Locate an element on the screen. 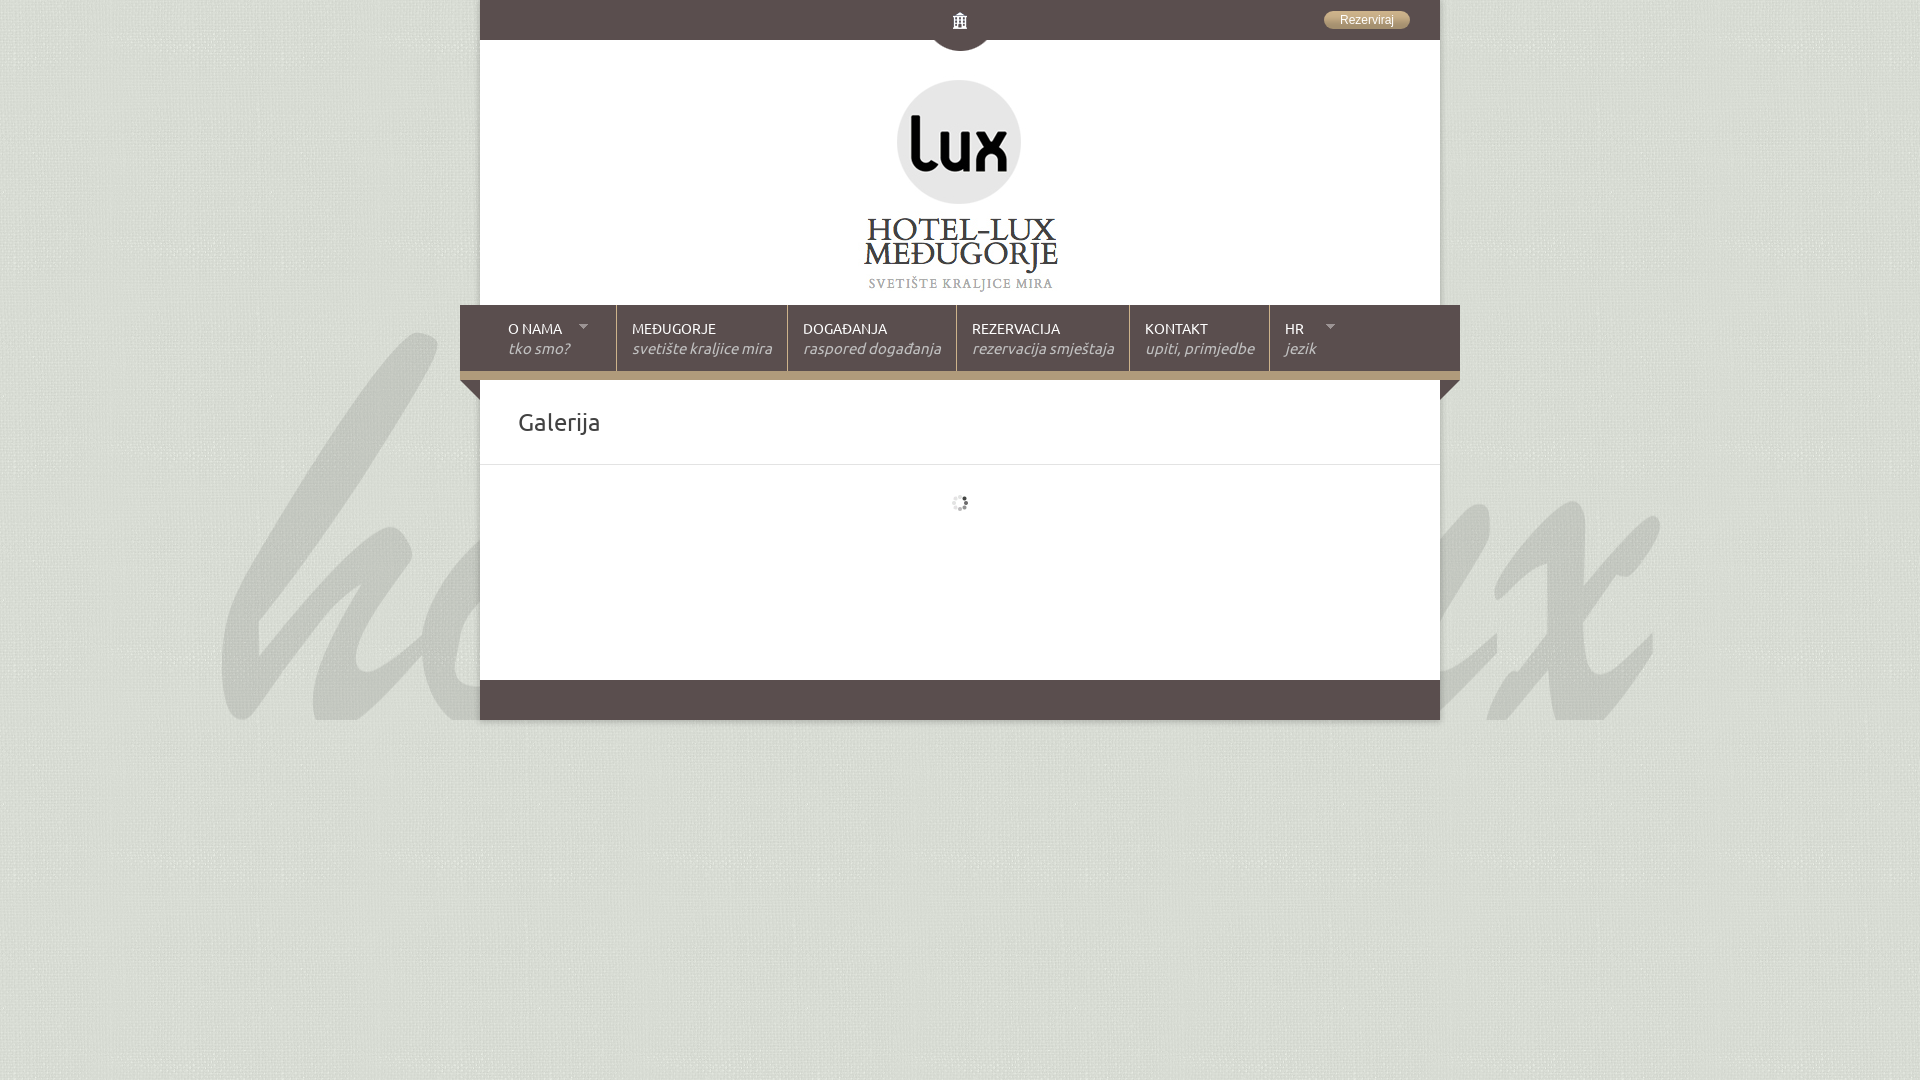 The height and width of the screenshot is (1080, 1920). 'DSC-102' is located at coordinates (999, 516).